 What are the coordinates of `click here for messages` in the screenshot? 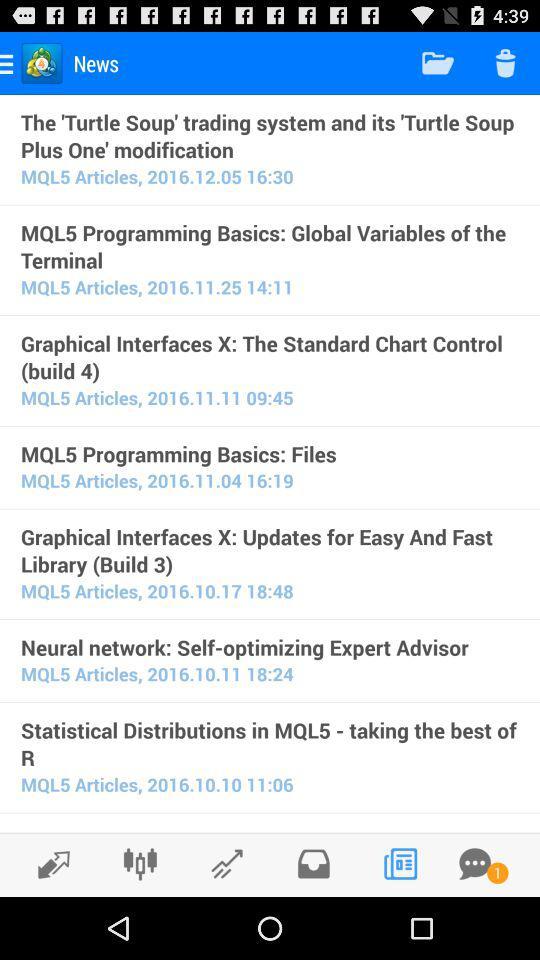 It's located at (474, 863).